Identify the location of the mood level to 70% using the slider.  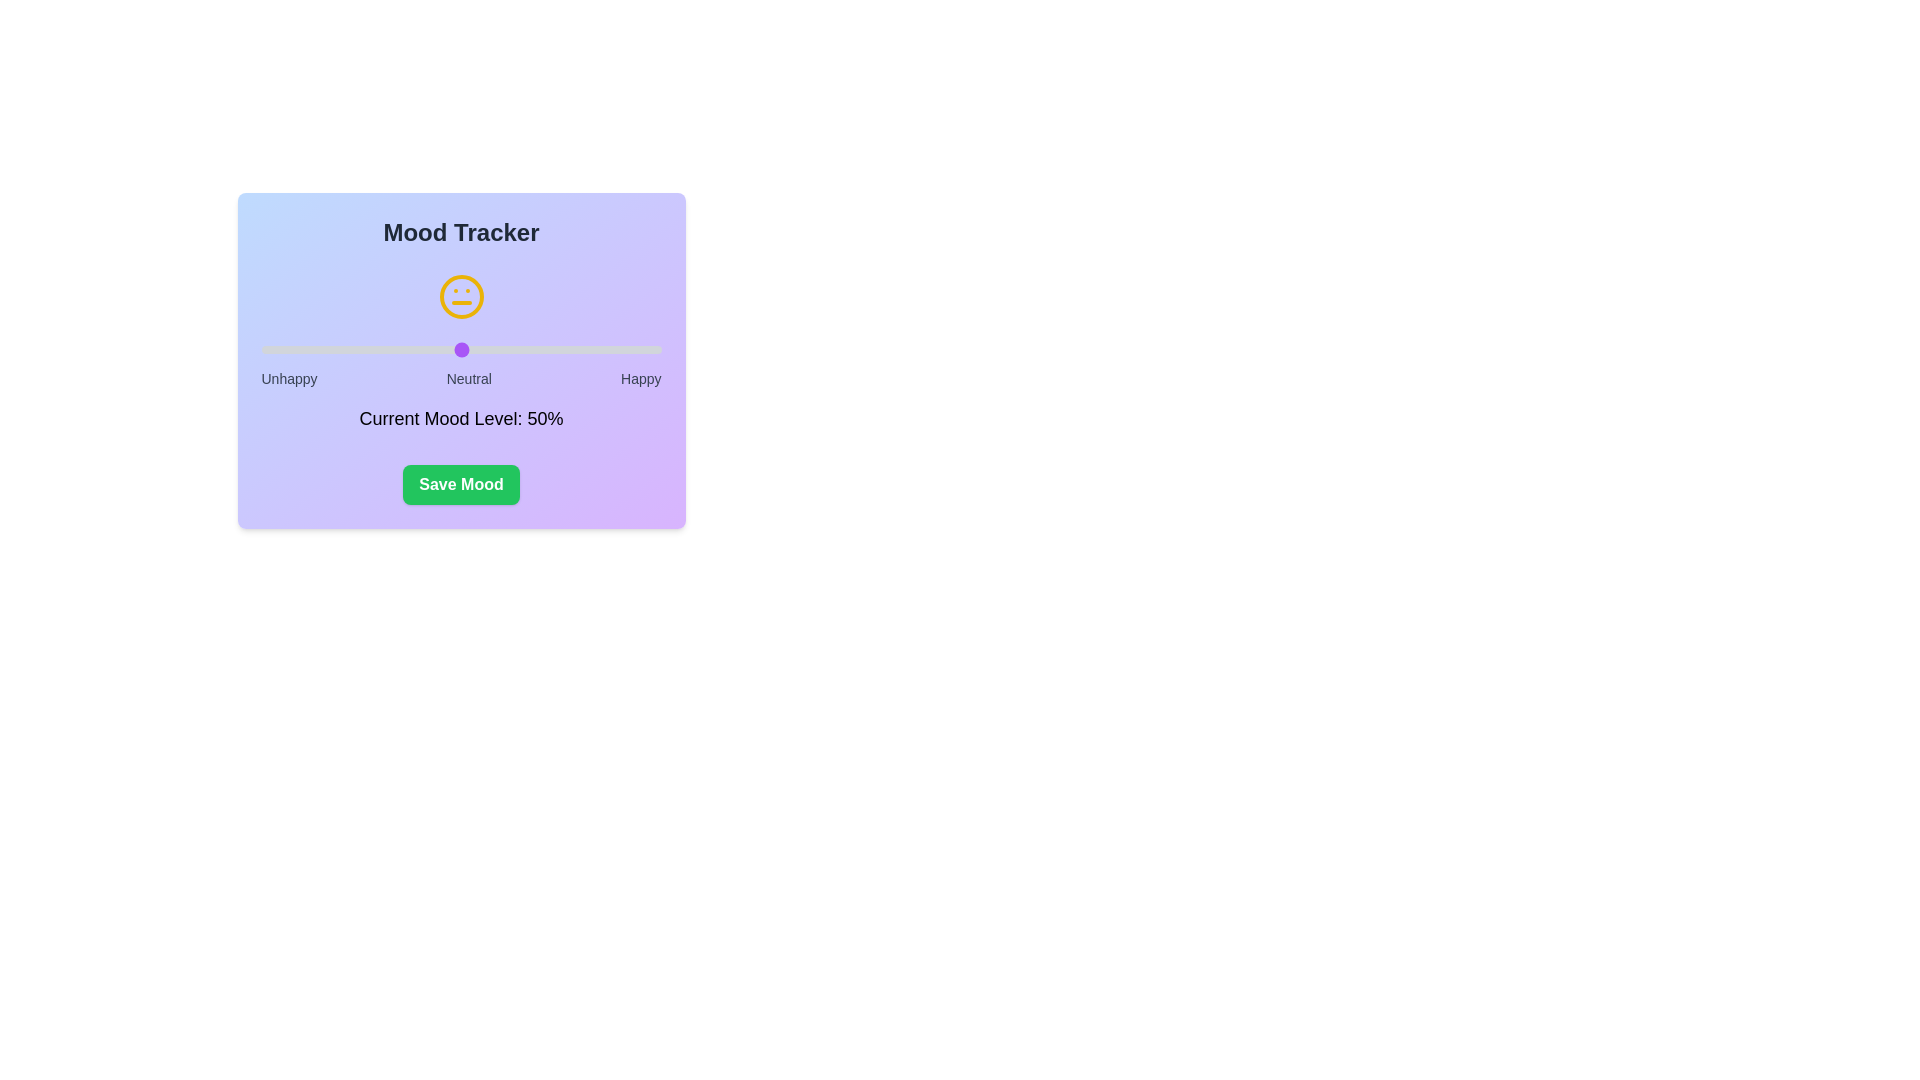
(541, 349).